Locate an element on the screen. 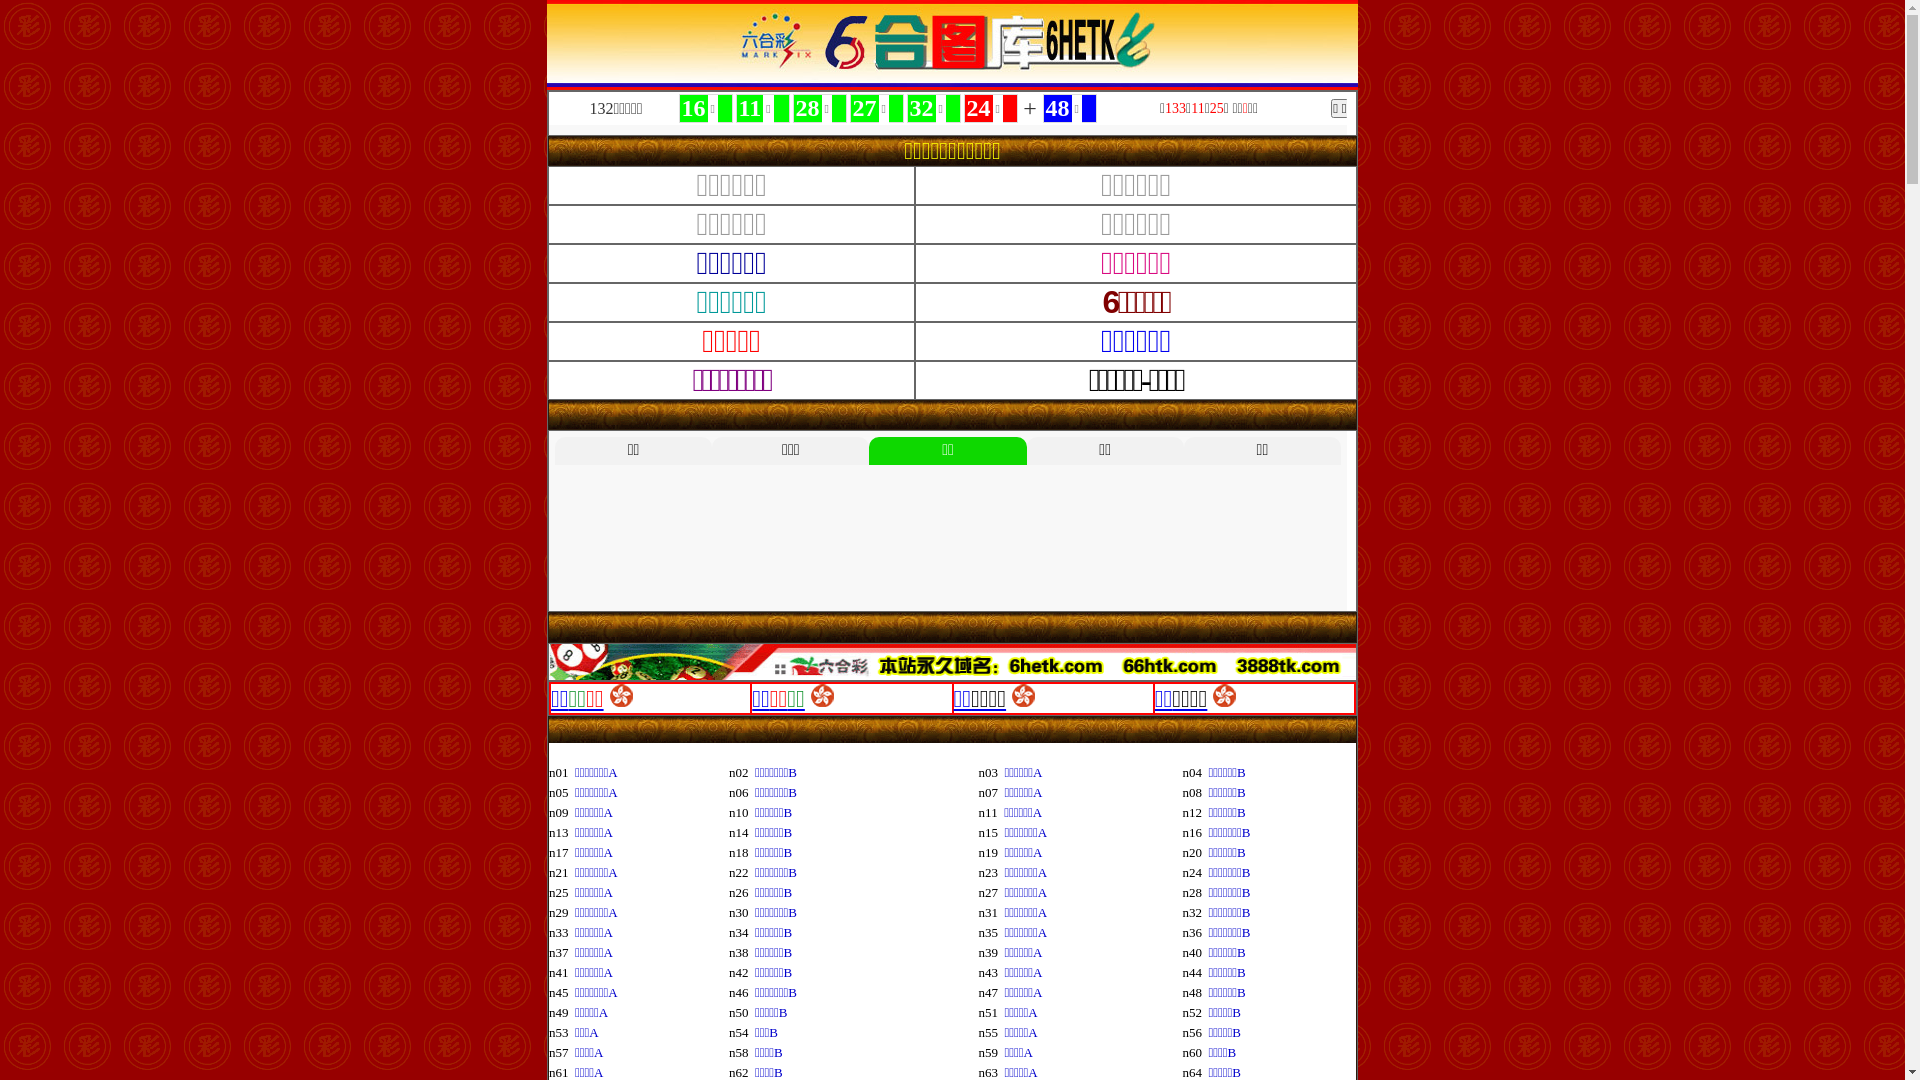 This screenshot has width=1920, height=1080. 'n06 ' is located at coordinates (728, 791).